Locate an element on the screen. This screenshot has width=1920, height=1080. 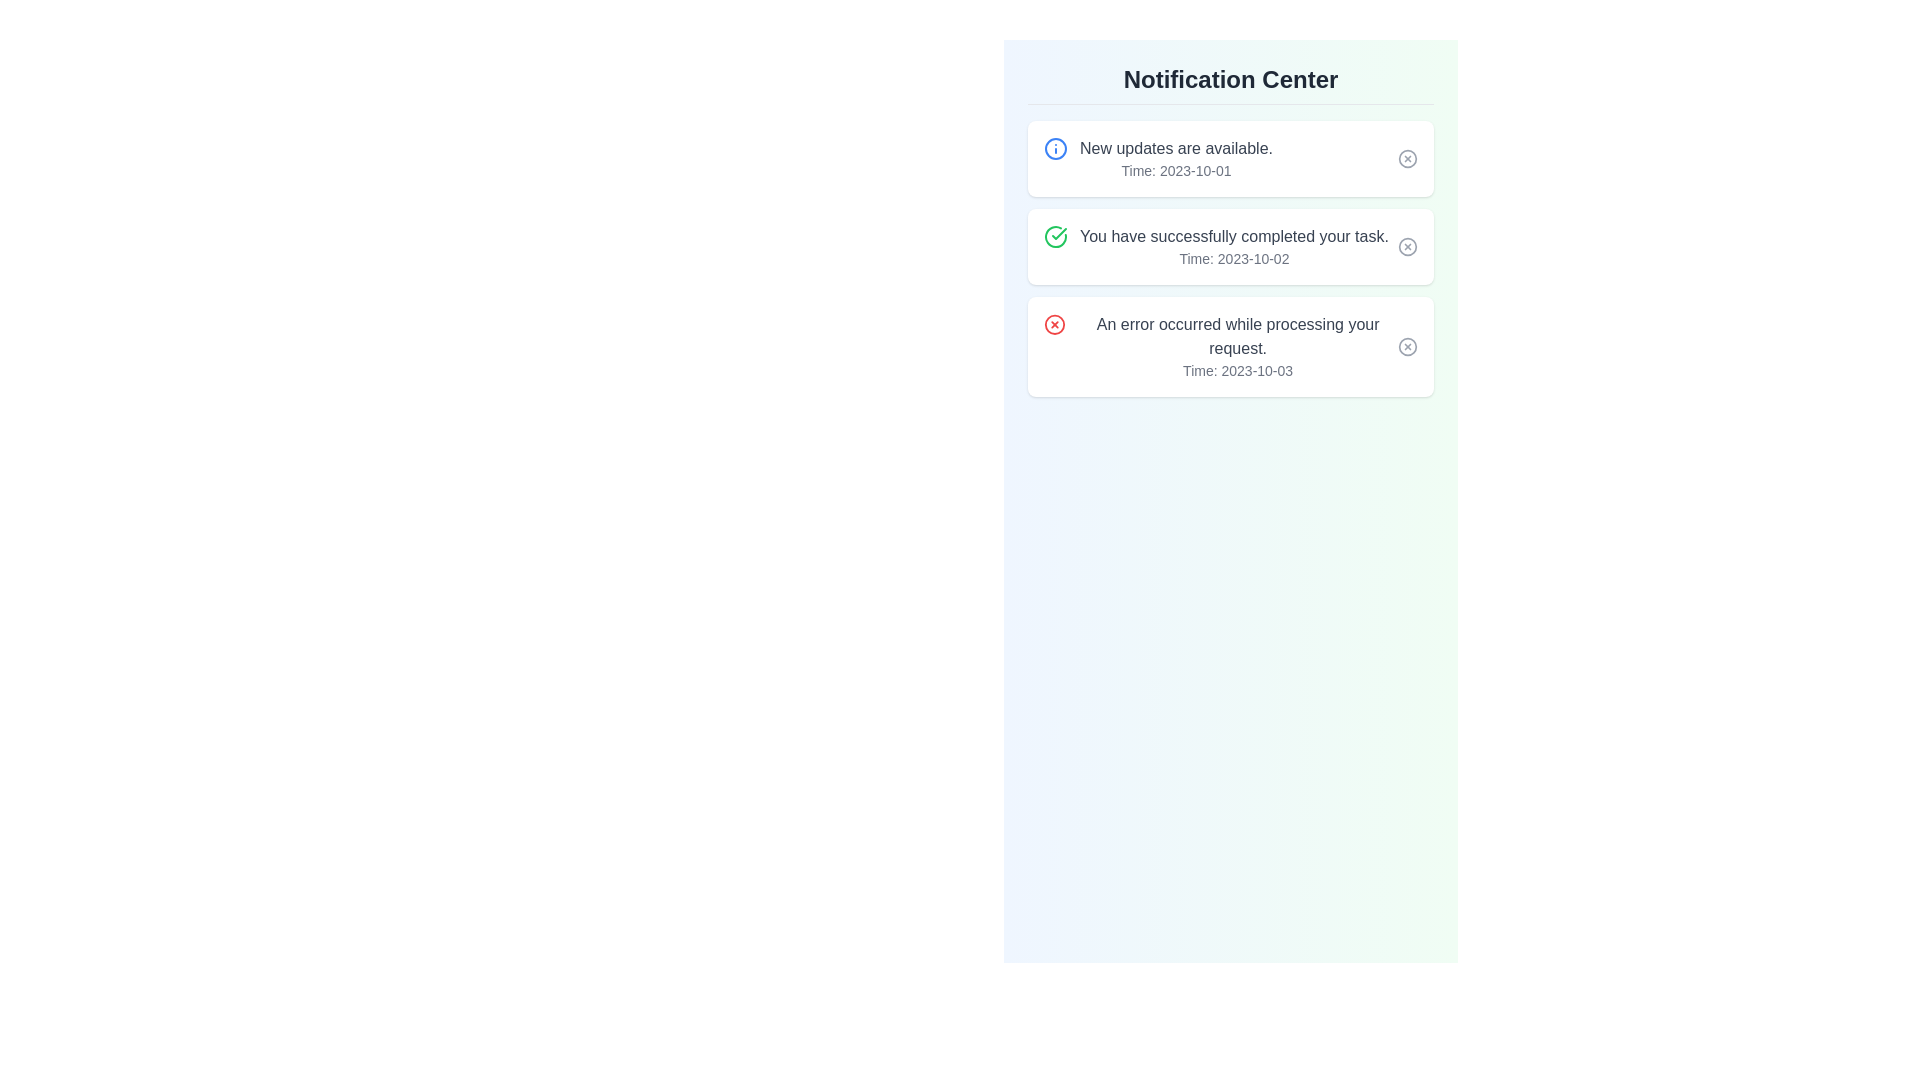
the informational text label indicating a successfully completed task located in the center-right area of the second notification card, which is accompanied by a green check icon is located at coordinates (1233, 235).